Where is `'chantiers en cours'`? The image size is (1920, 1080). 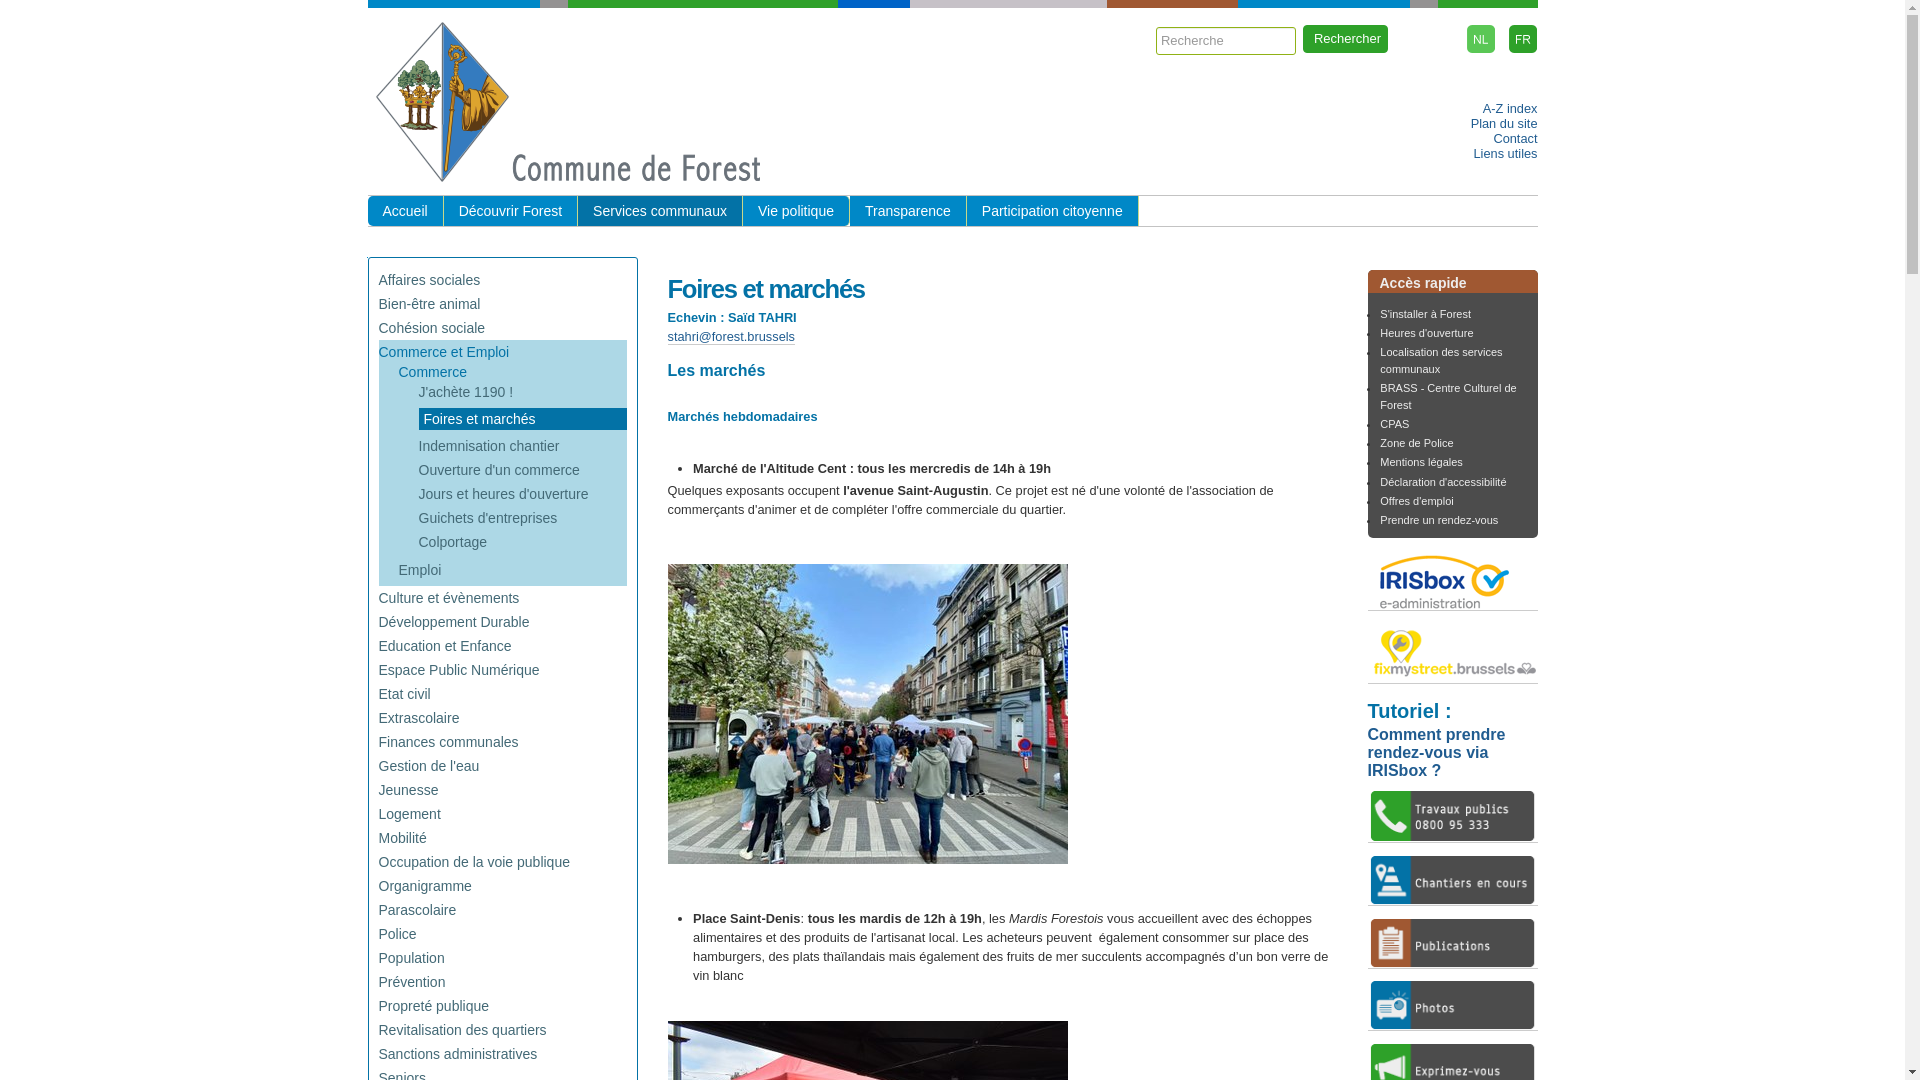 'chantiers en cours' is located at coordinates (1367, 878).